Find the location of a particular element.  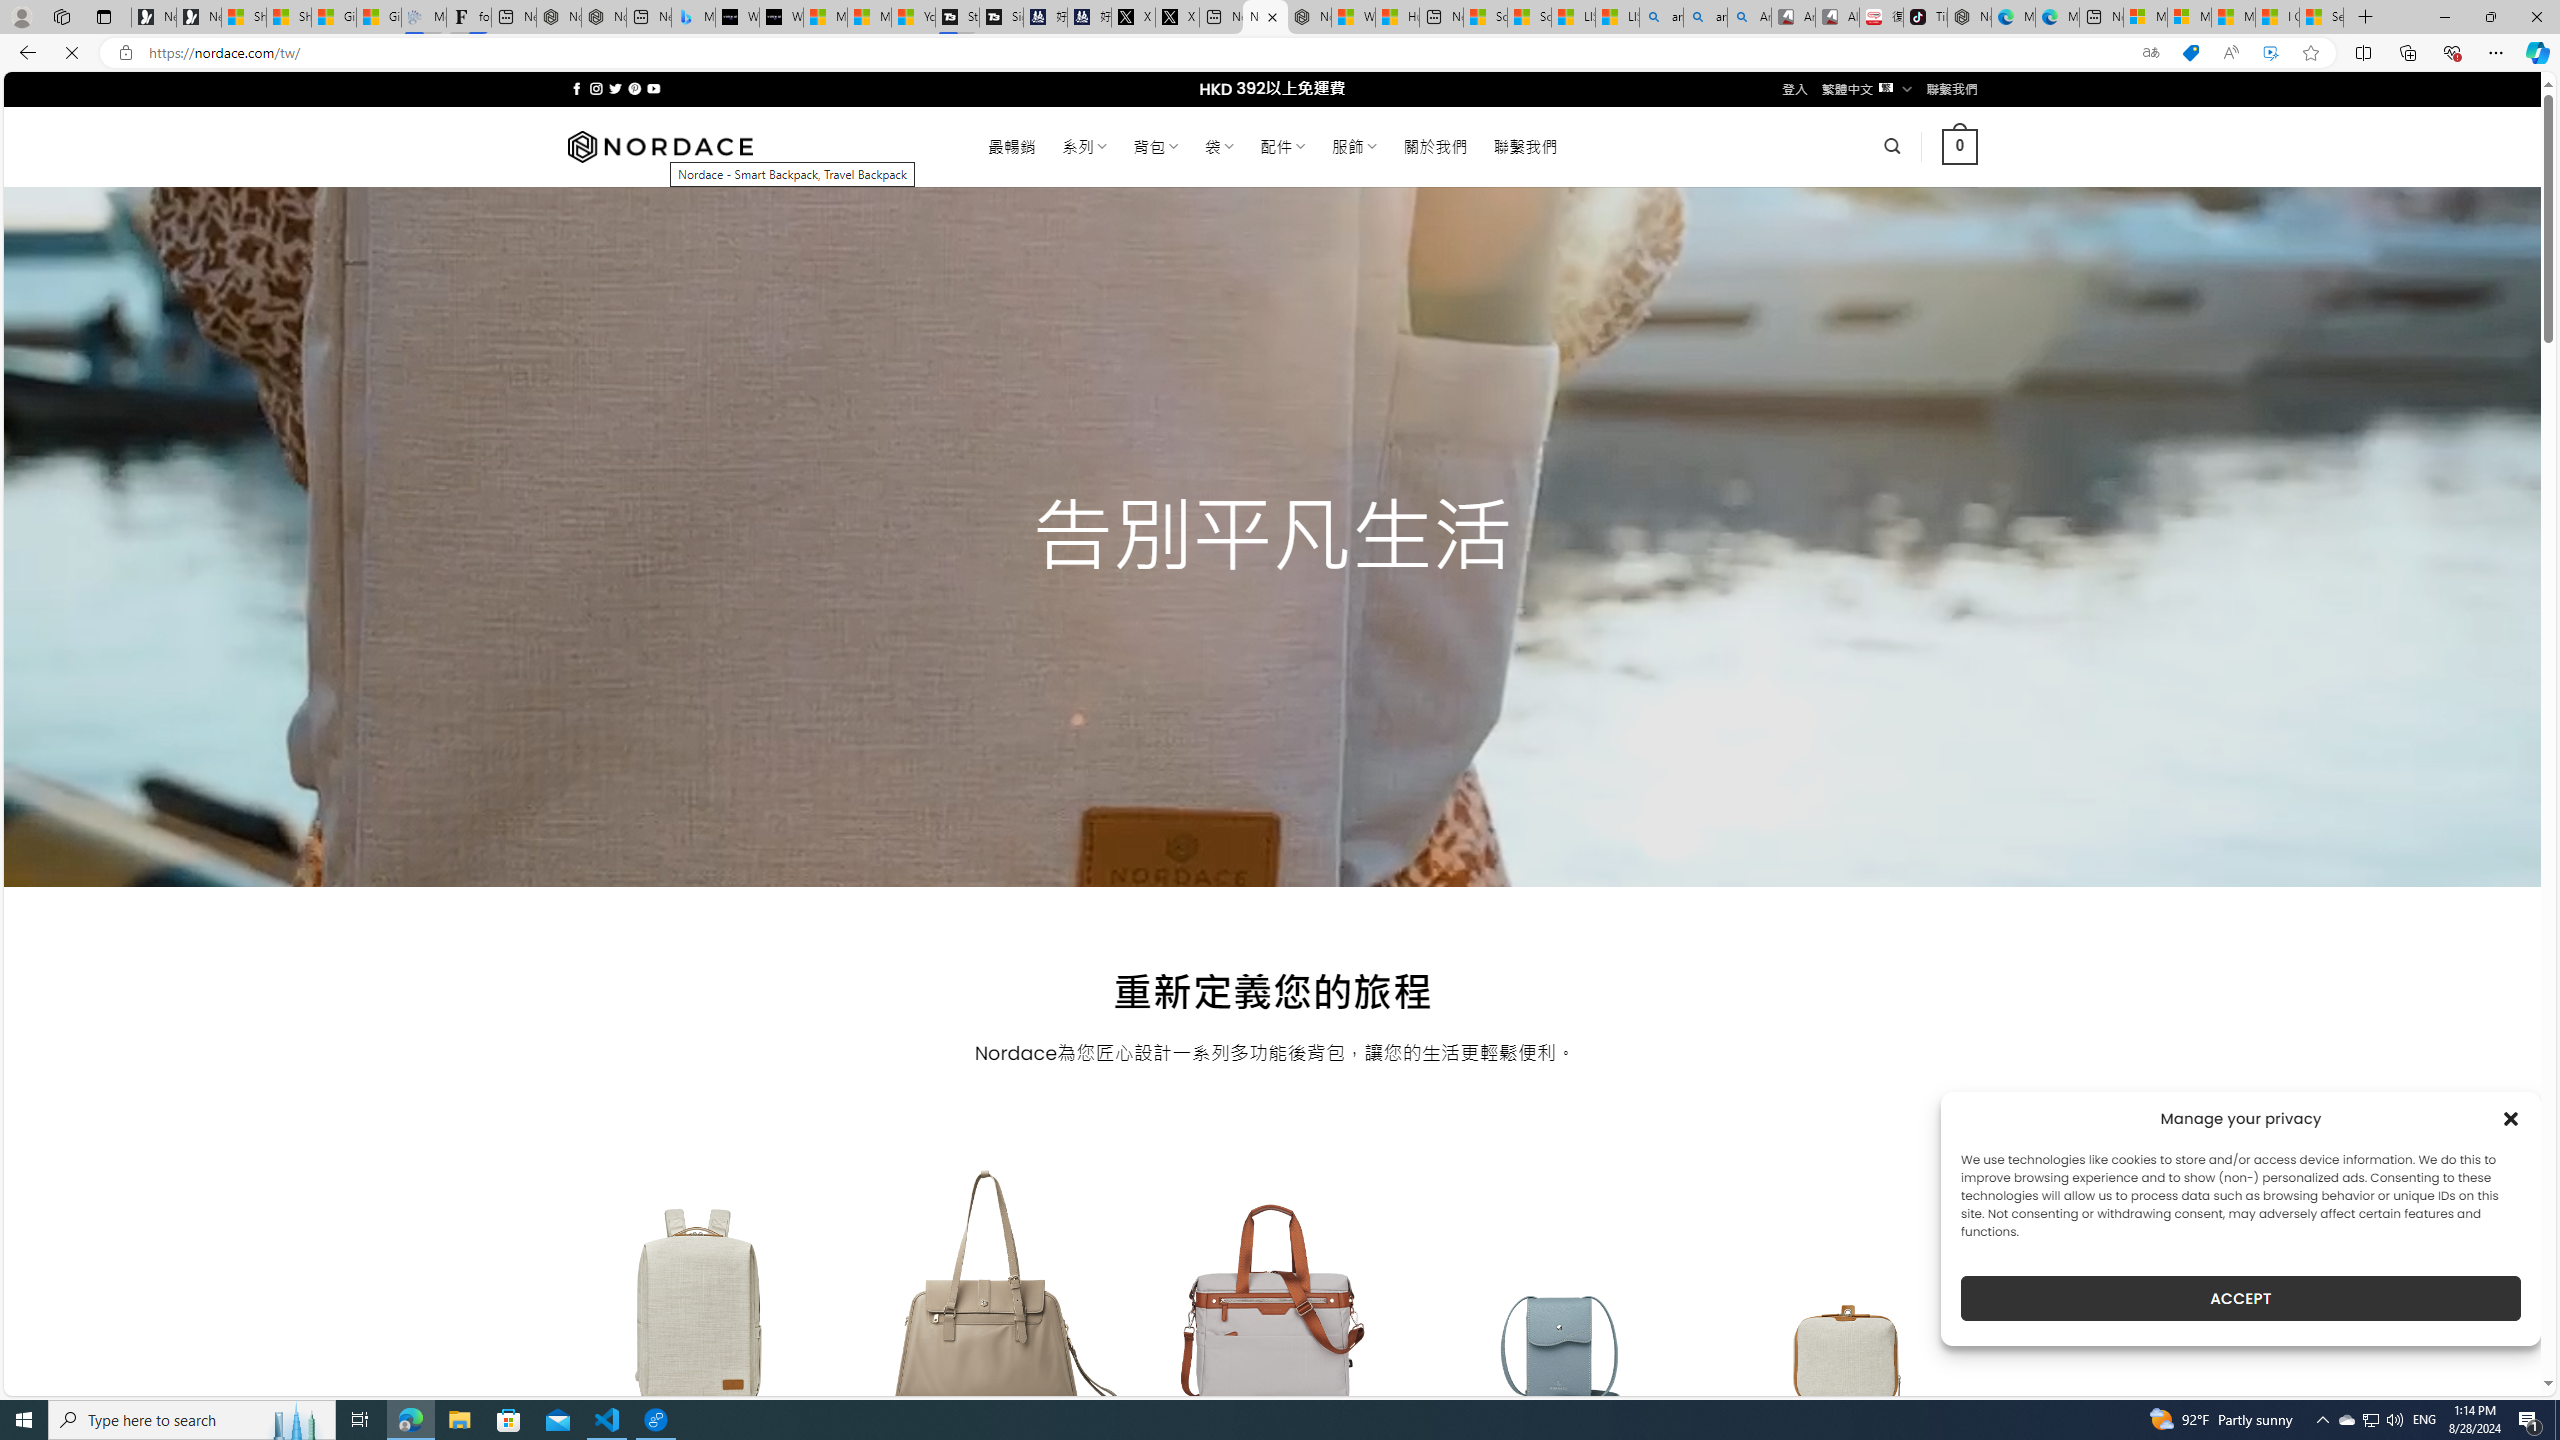

'Show translate options' is located at coordinates (2149, 53).